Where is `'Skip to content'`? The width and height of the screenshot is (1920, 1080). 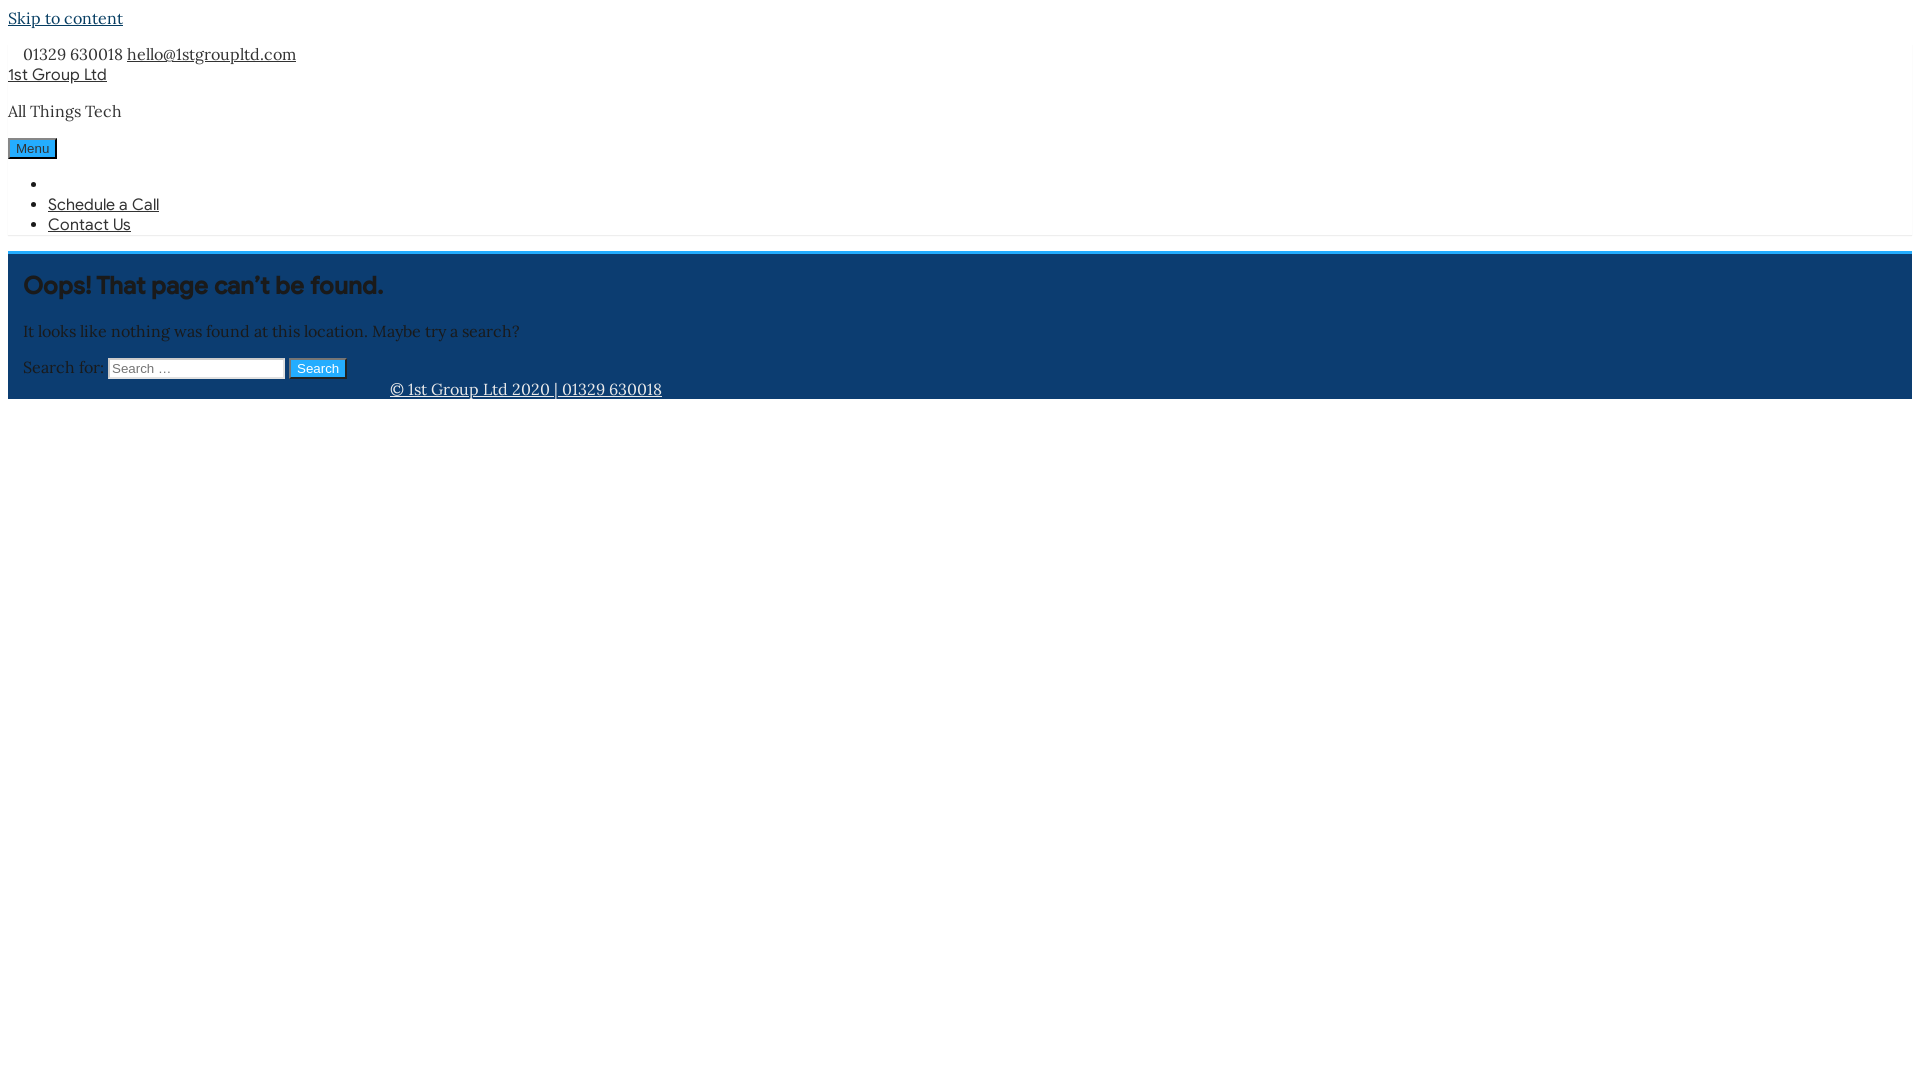
'Skip to content' is located at coordinates (65, 18).